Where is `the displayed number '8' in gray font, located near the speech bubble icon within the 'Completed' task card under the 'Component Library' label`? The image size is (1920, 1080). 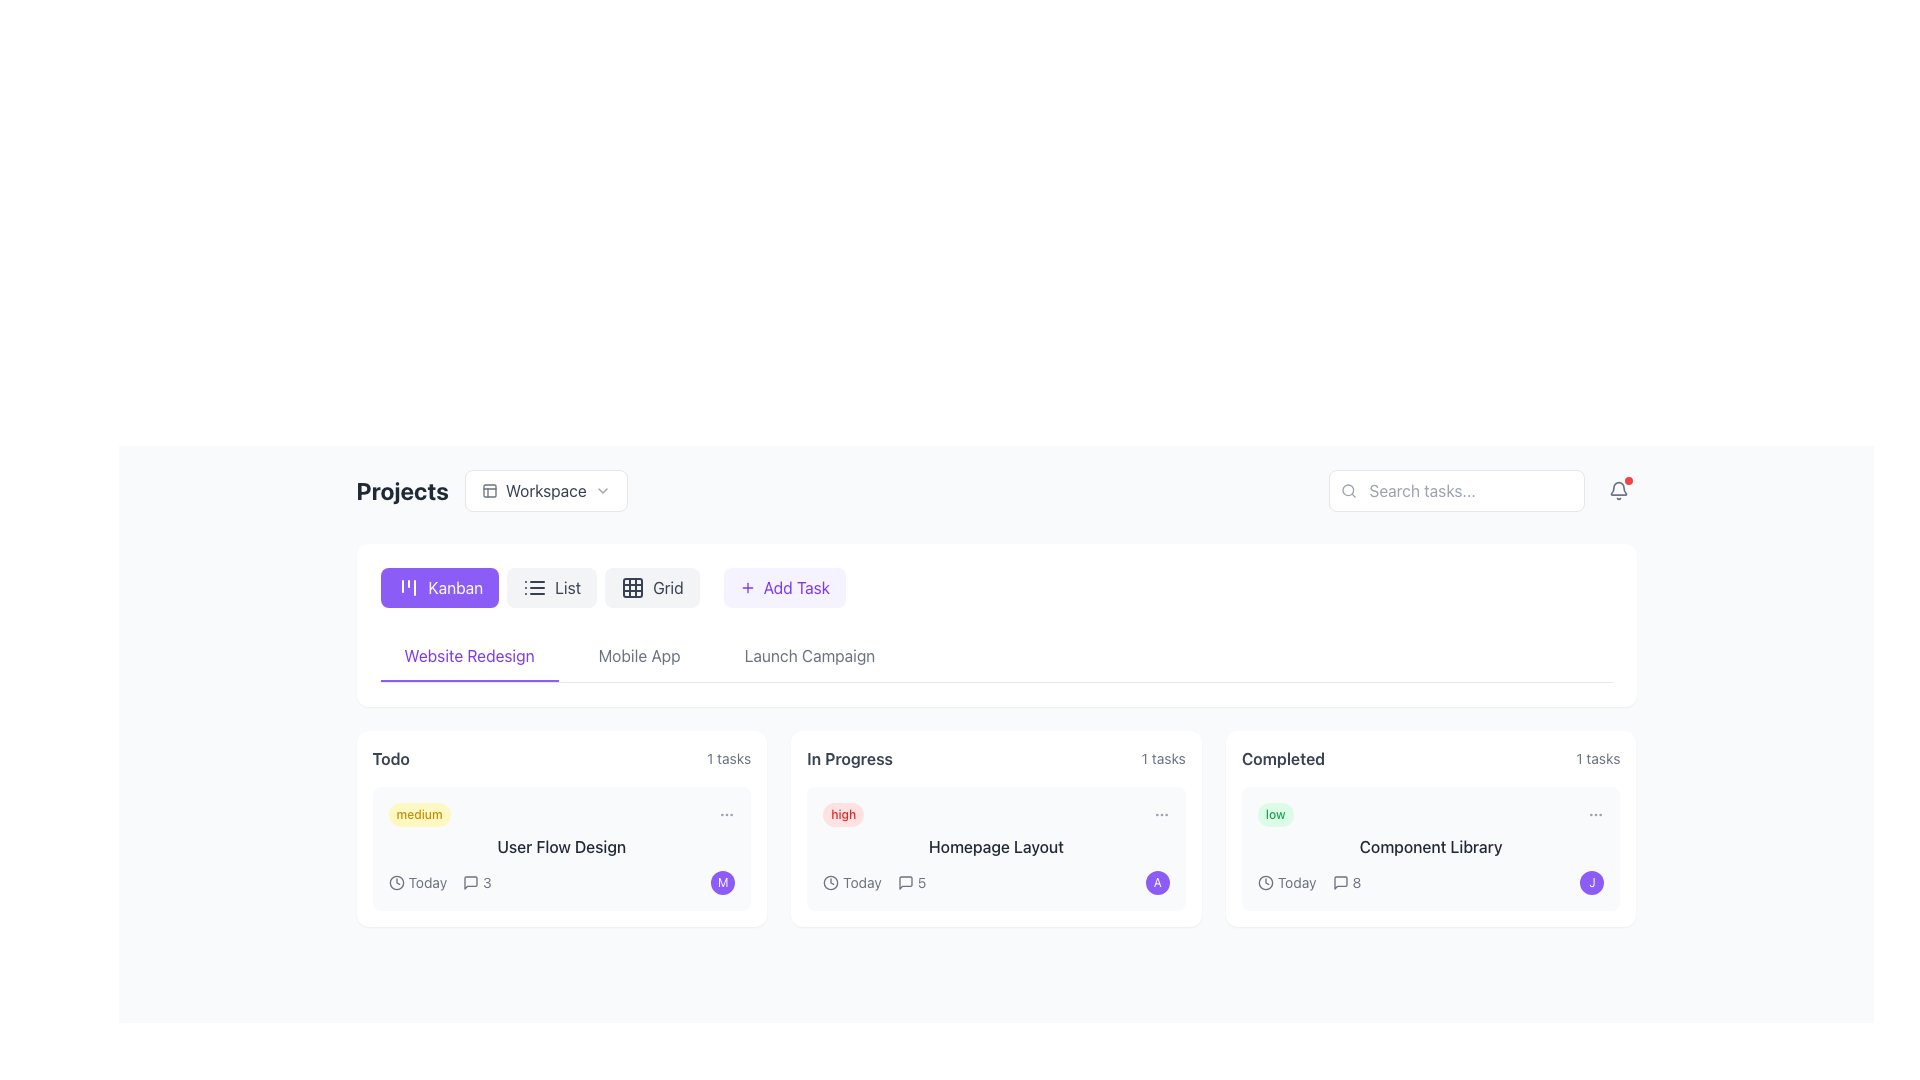
the displayed number '8' in gray font, located near the speech bubble icon within the 'Completed' task card under the 'Component Library' label is located at coordinates (1356, 882).